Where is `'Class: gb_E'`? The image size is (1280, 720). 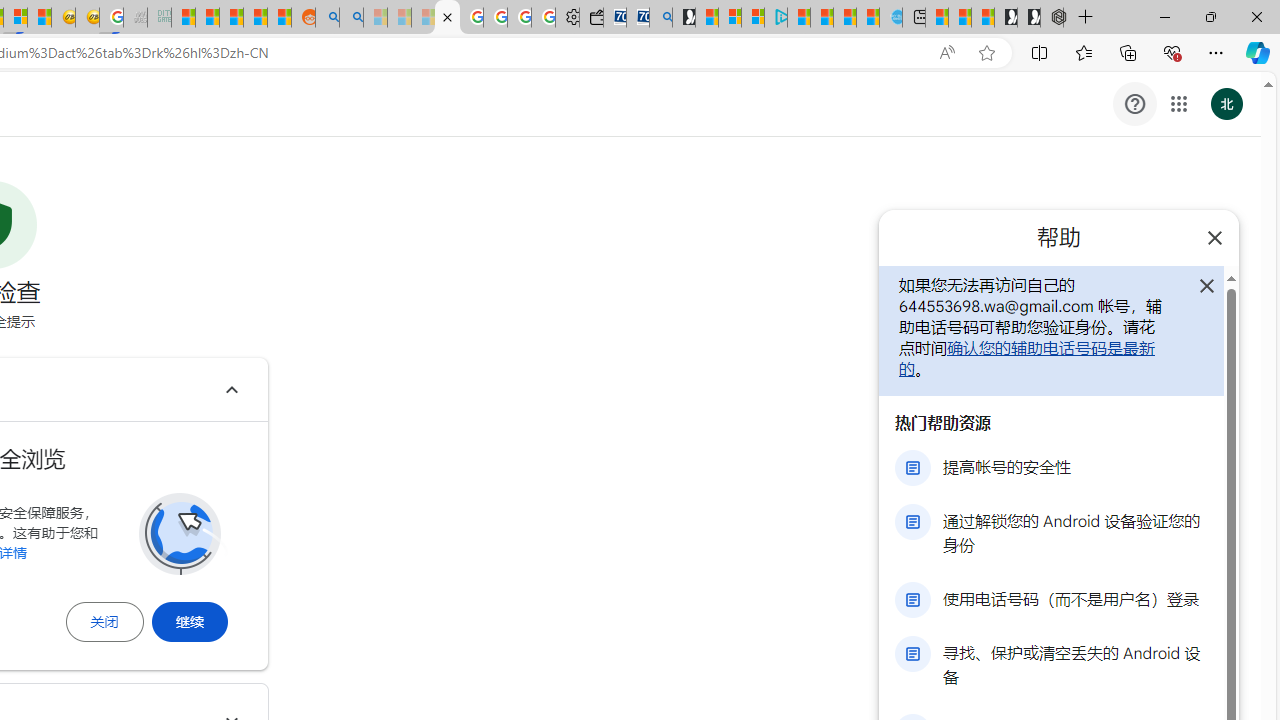
'Class: gb_E' is located at coordinates (1178, 104).